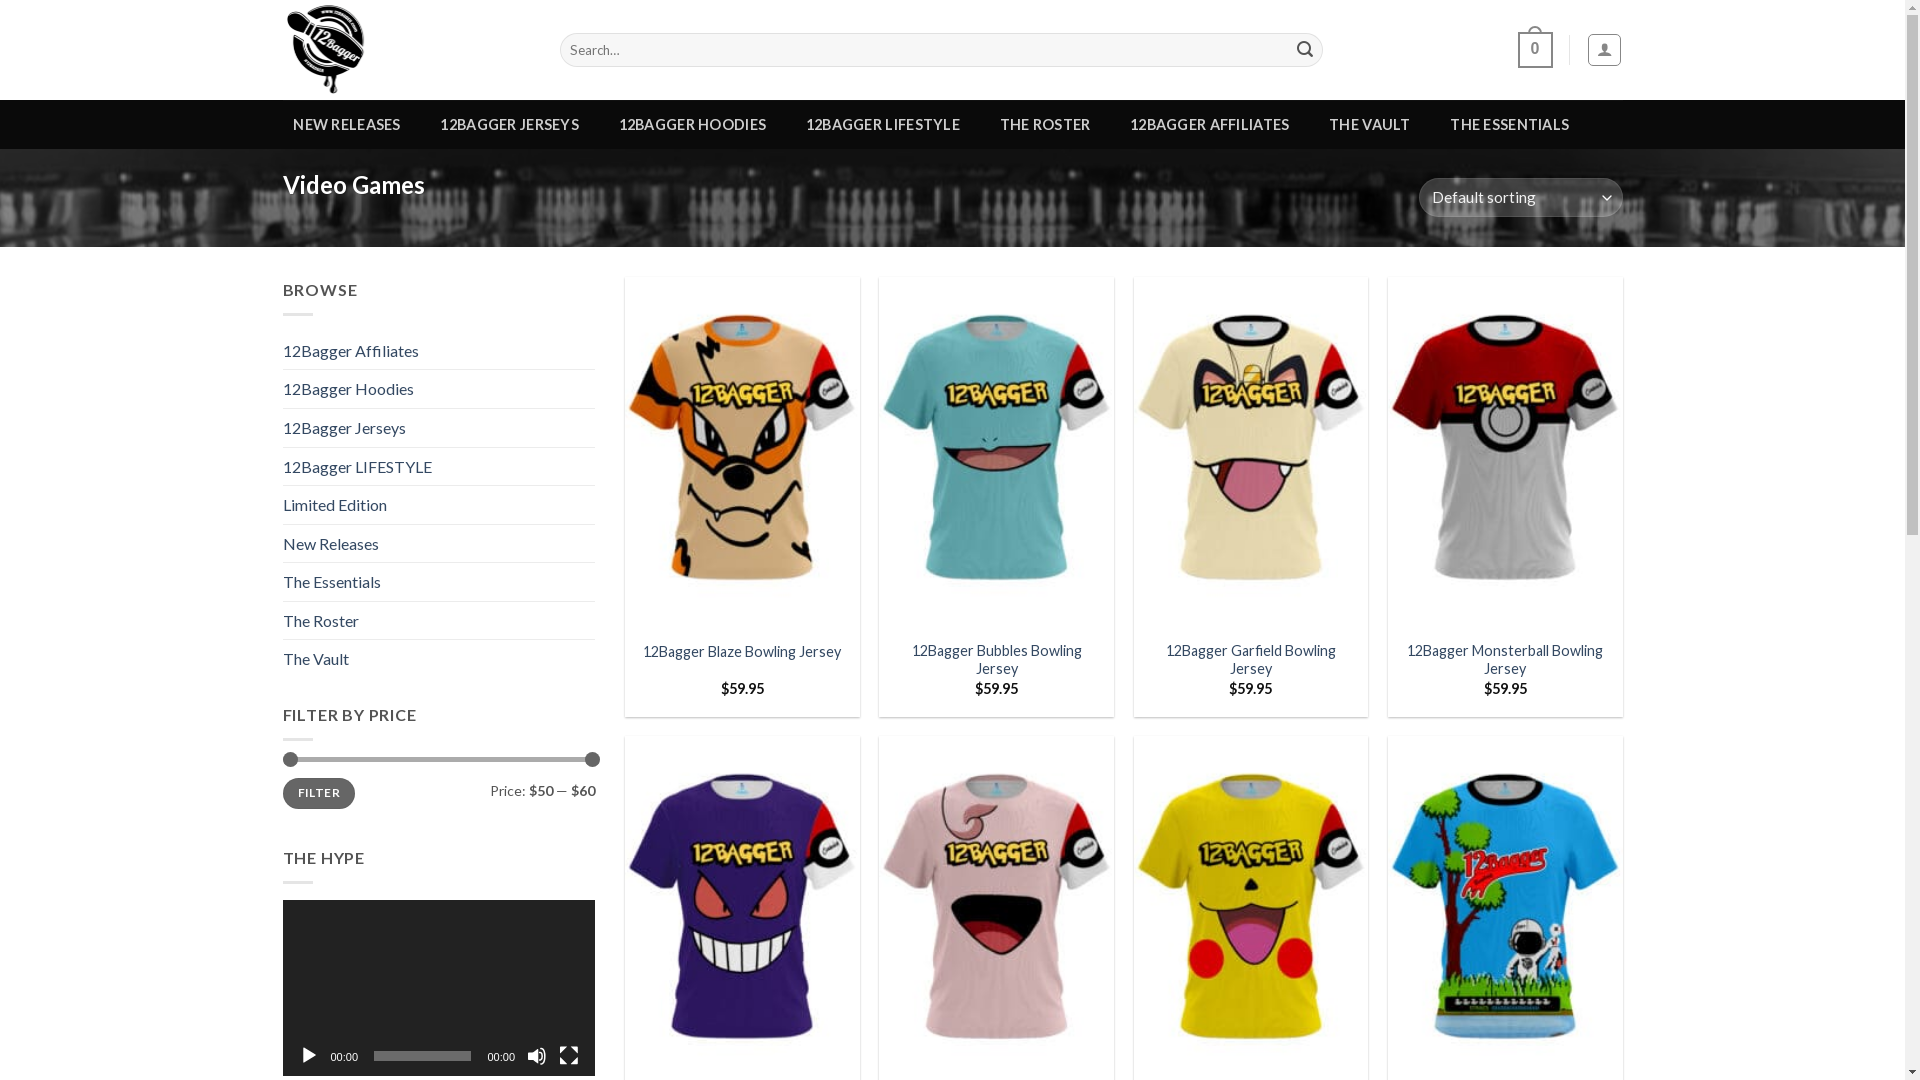 This screenshot has width=1920, height=1080. I want to click on '12BAGGER AFFILIATES', so click(1208, 124).